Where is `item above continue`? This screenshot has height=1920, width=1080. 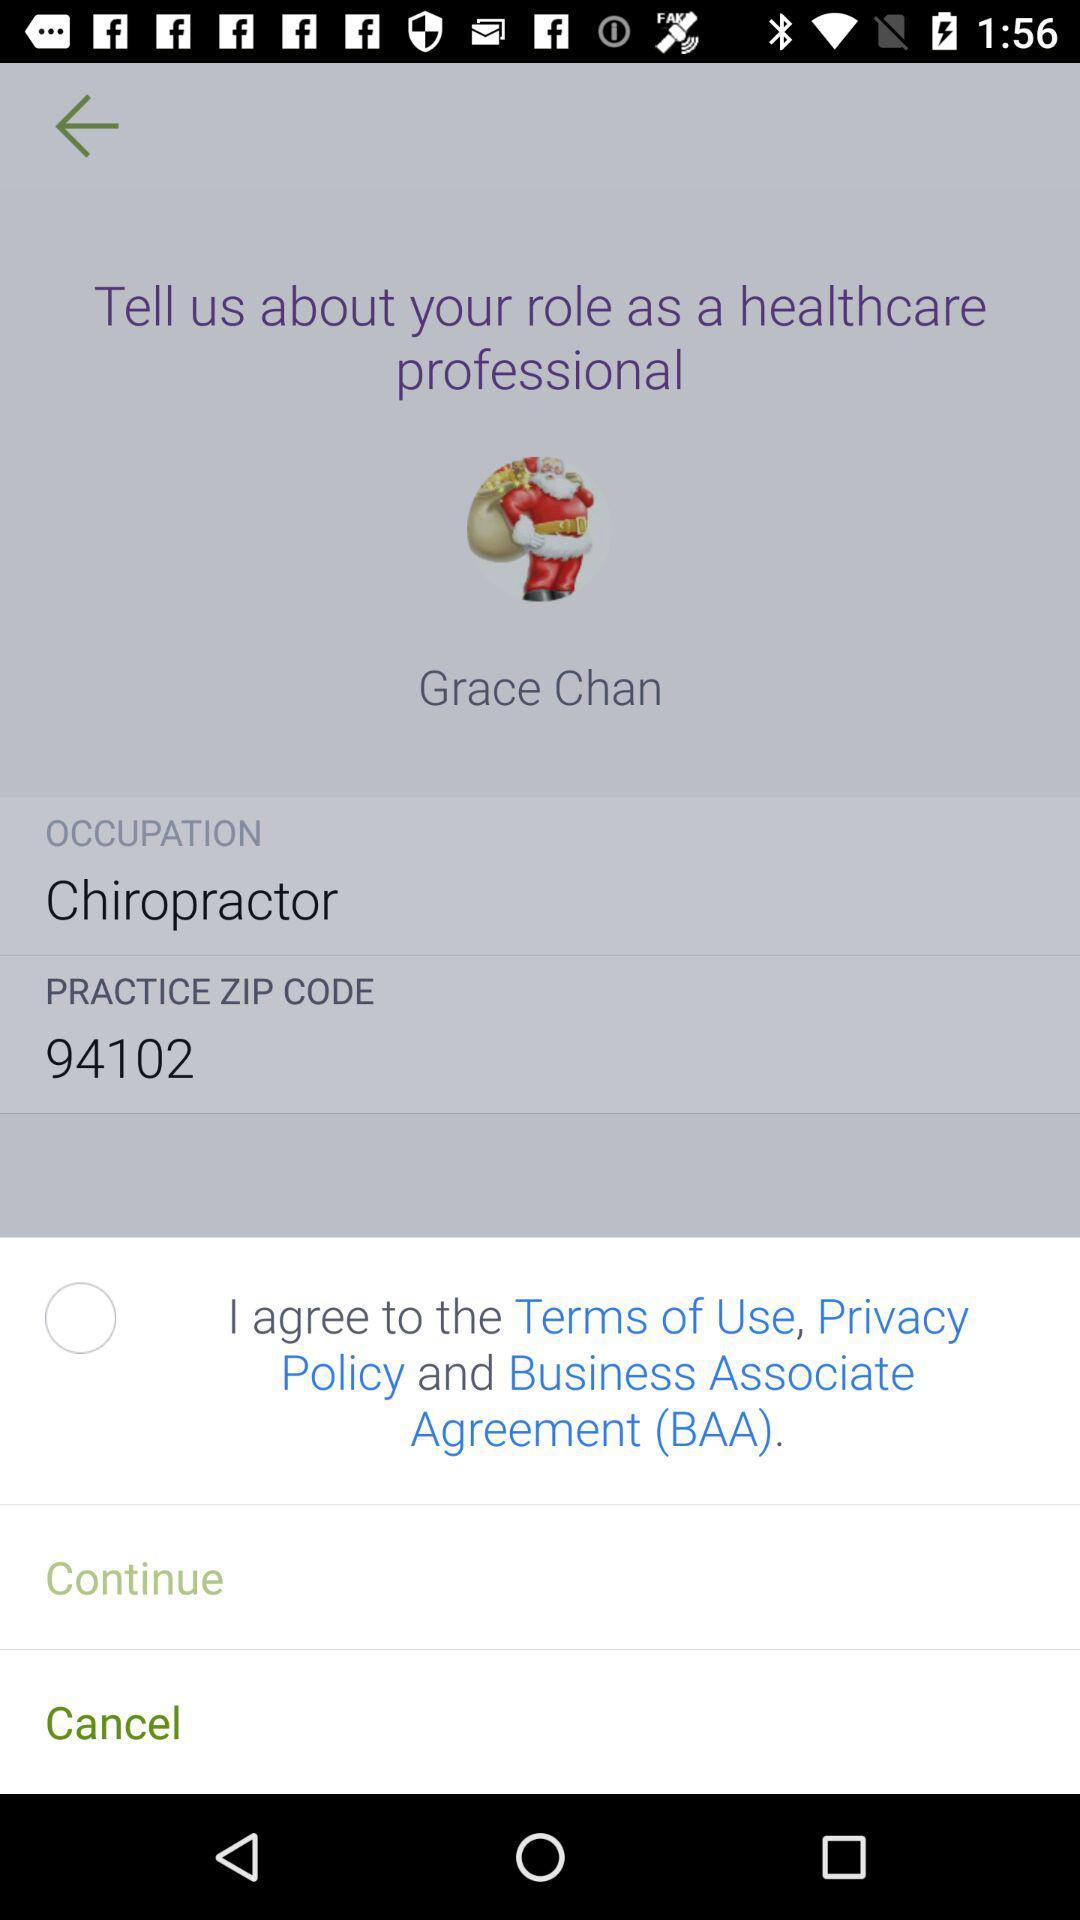
item above continue is located at coordinates (597, 1370).